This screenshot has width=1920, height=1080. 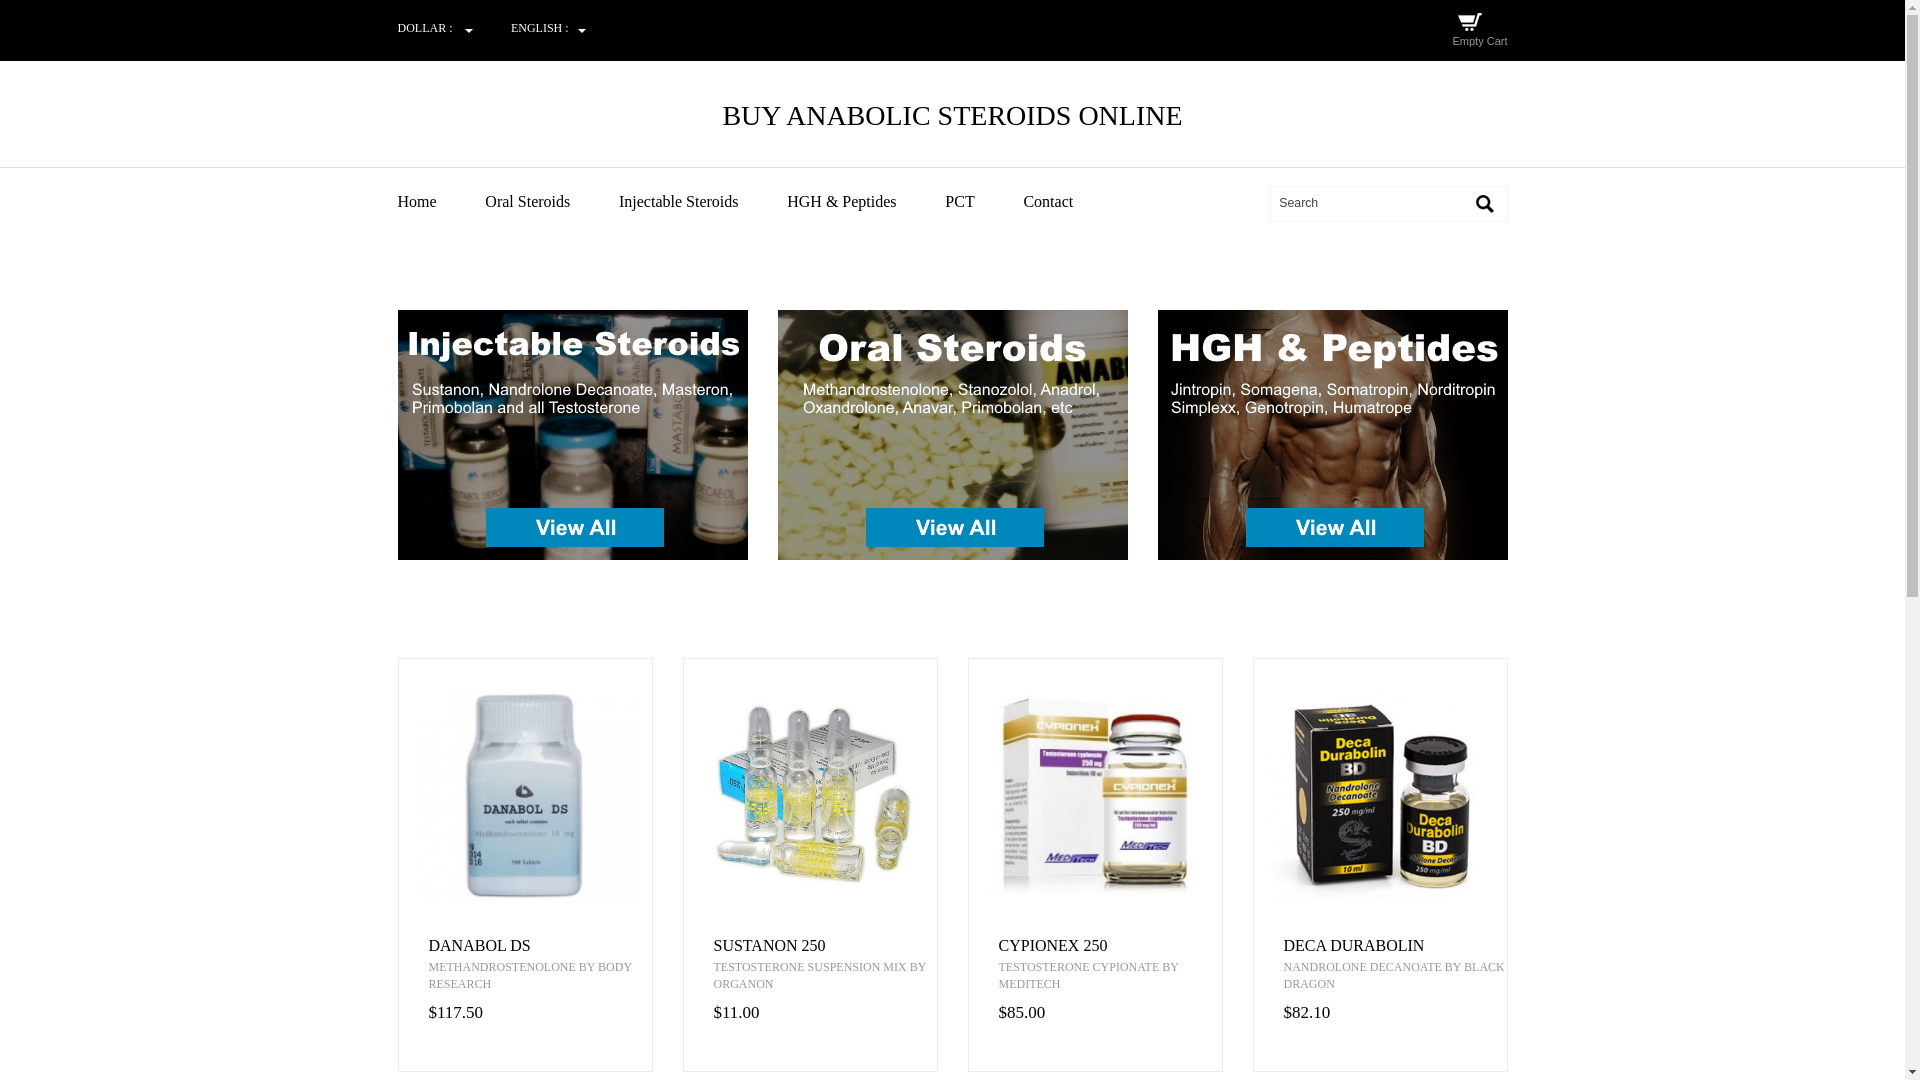 I want to click on 'Empty Cart', so click(x=1479, y=41).